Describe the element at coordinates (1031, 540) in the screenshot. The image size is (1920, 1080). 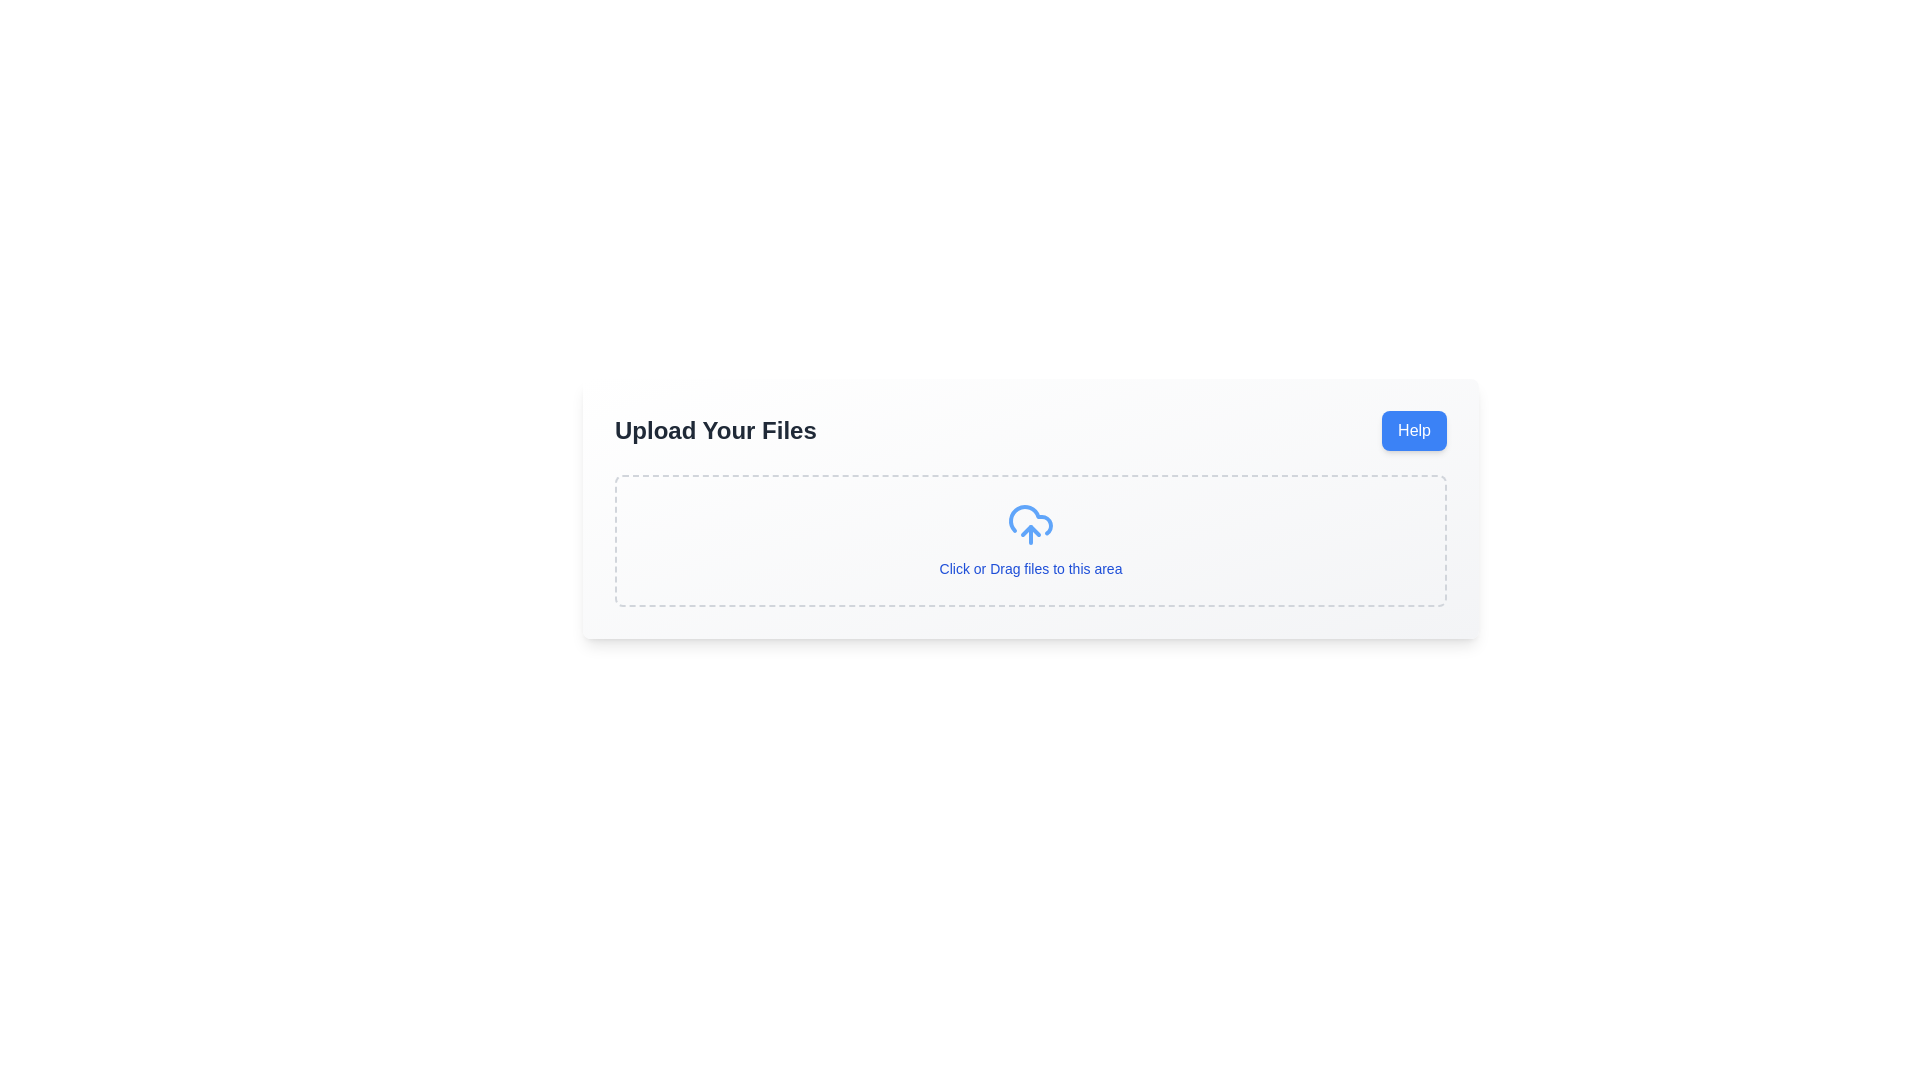
I see `the text area displaying the instruction 'Click or Drag files to this area' below the blue cloud upload icon` at that location.